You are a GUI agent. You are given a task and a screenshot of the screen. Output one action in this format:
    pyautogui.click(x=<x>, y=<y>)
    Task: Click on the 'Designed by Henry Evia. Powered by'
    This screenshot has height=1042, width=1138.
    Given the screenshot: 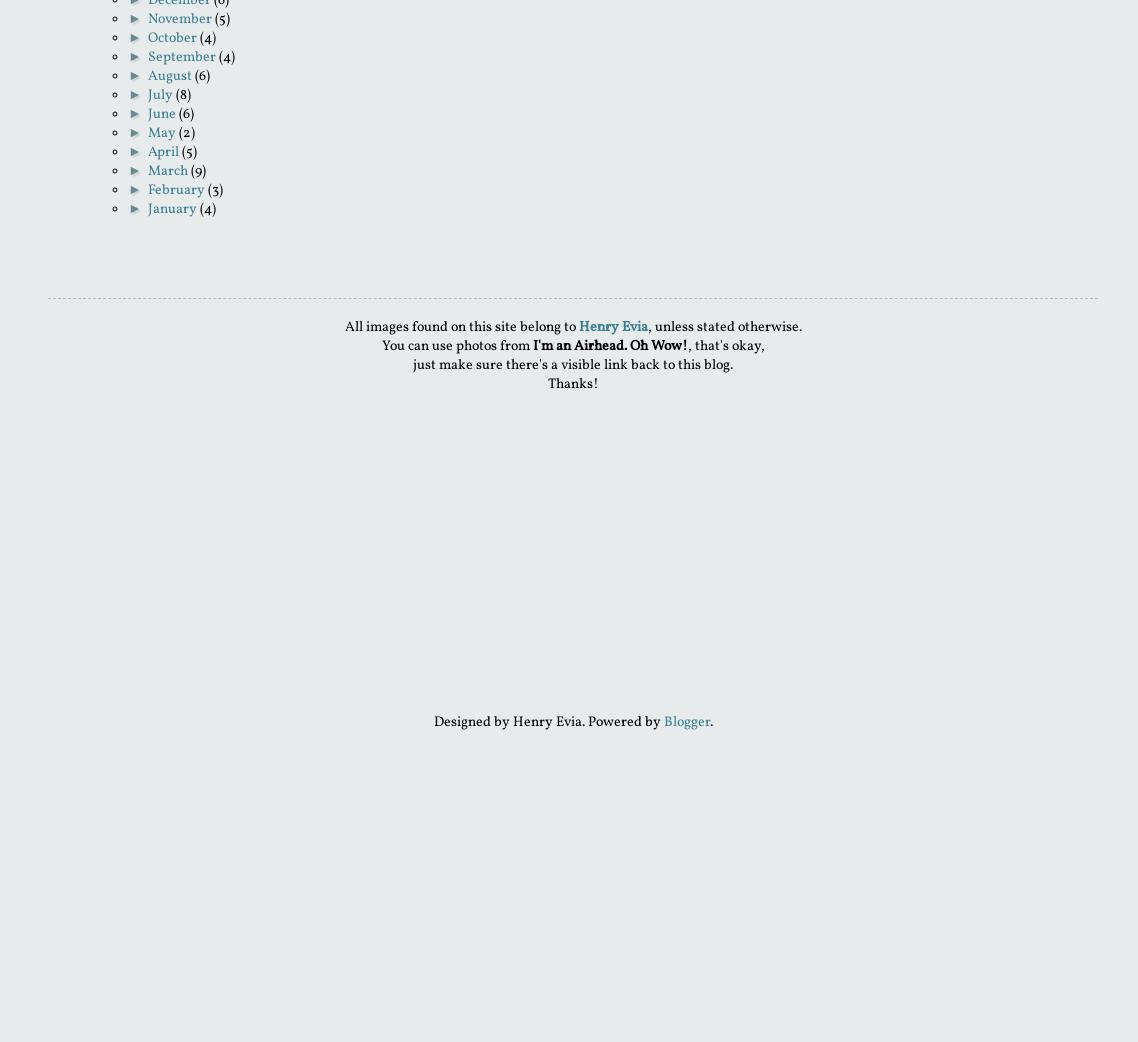 What is the action you would take?
    pyautogui.click(x=432, y=721)
    